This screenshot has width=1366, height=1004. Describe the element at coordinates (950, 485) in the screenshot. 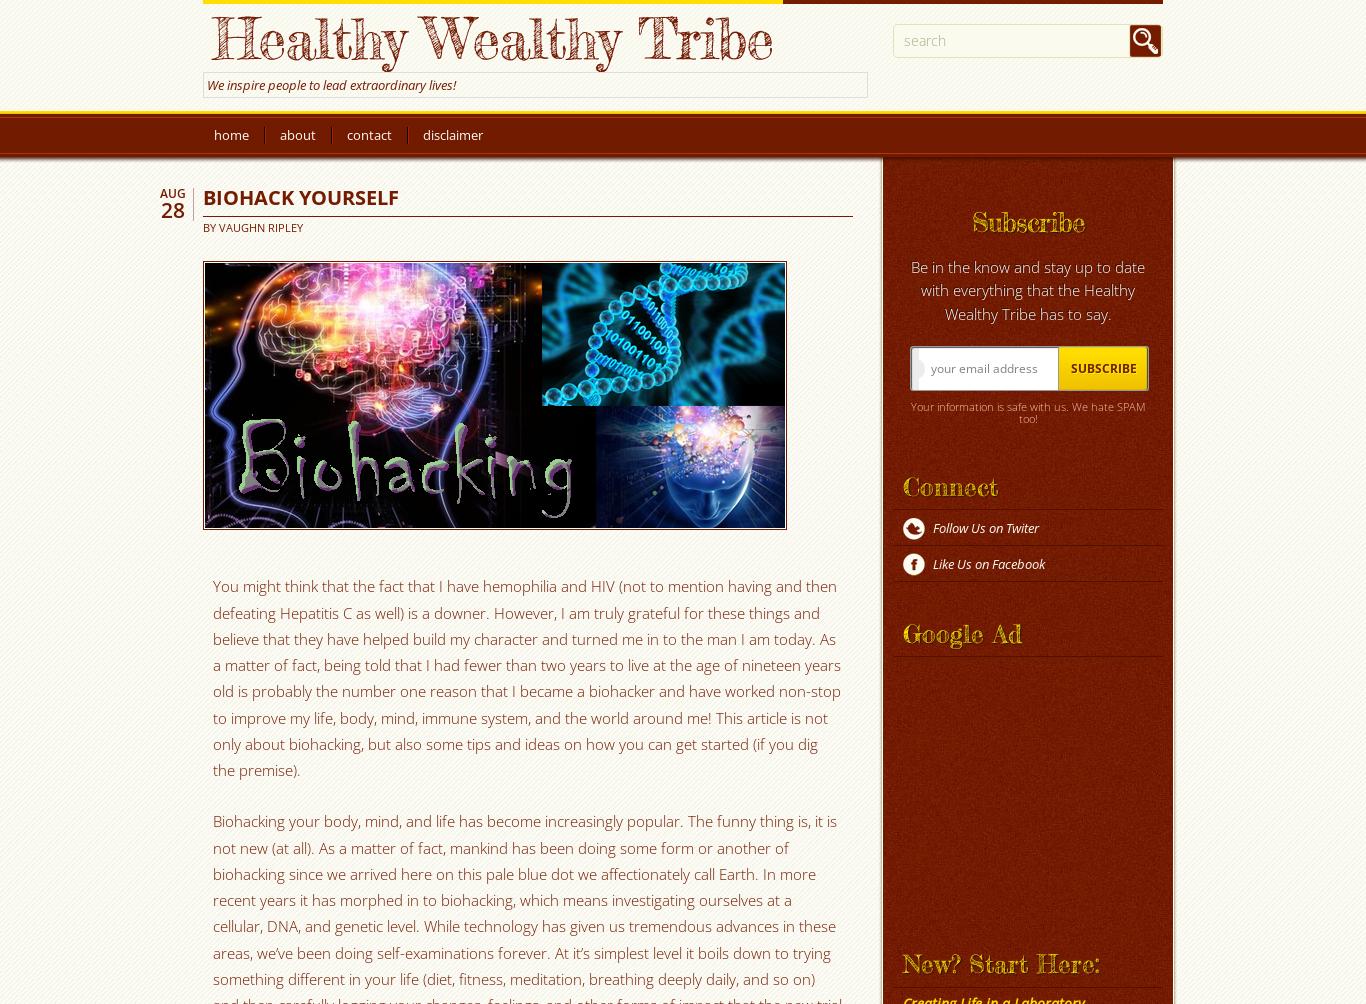

I see `'Connect'` at that location.